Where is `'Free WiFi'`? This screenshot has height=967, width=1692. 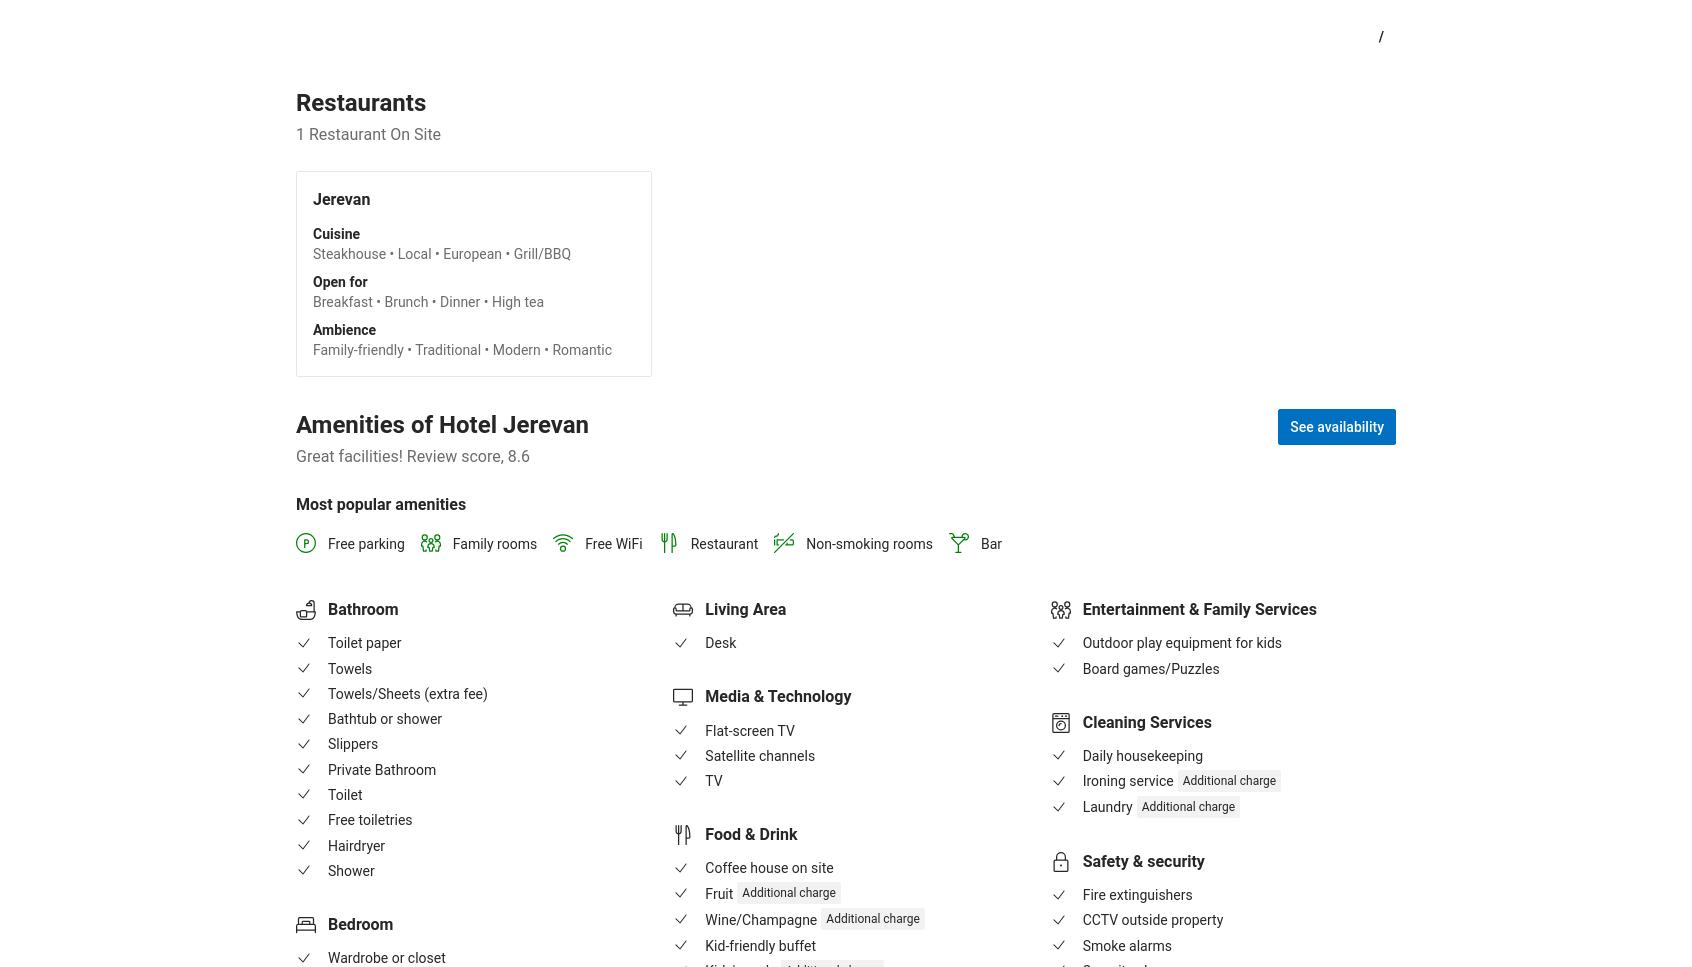
'Free WiFi' is located at coordinates (612, 544).